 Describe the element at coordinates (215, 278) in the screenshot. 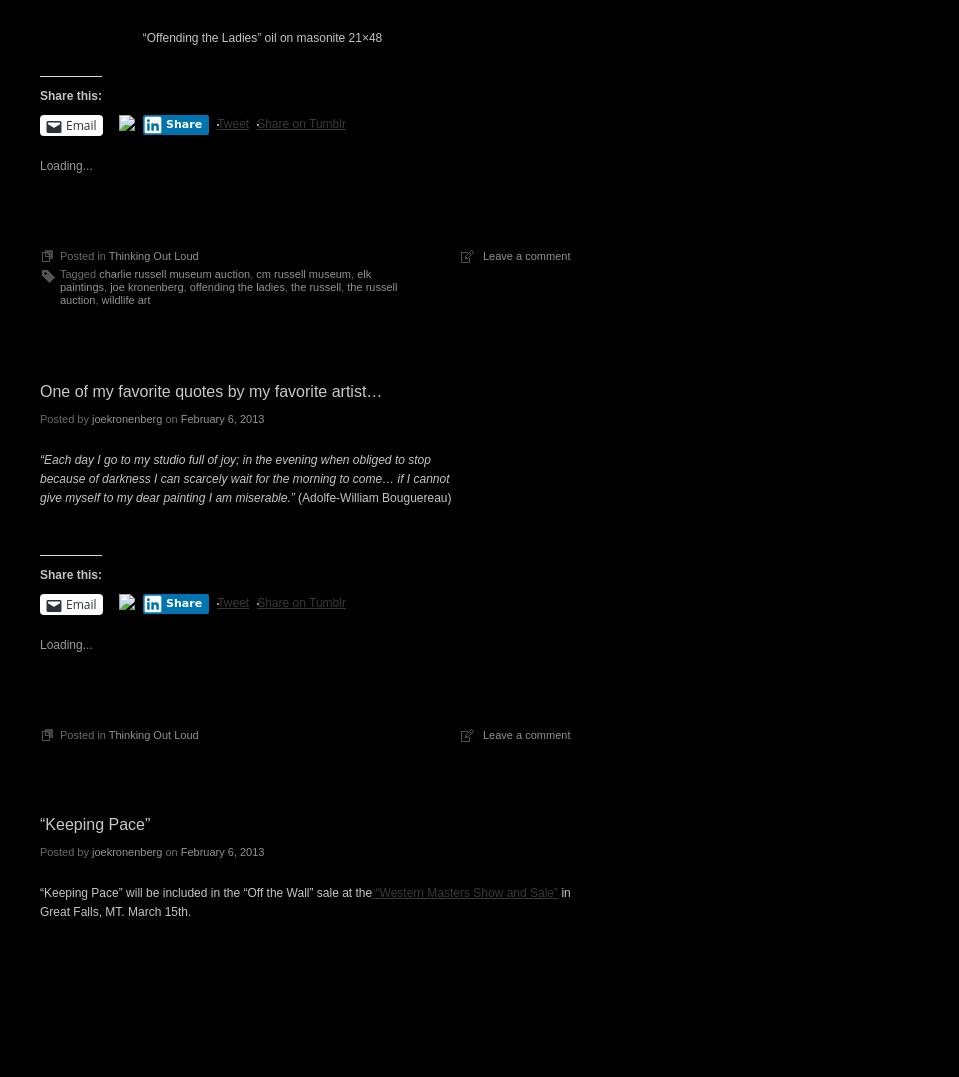

I see `'elk paintings'` at that location.